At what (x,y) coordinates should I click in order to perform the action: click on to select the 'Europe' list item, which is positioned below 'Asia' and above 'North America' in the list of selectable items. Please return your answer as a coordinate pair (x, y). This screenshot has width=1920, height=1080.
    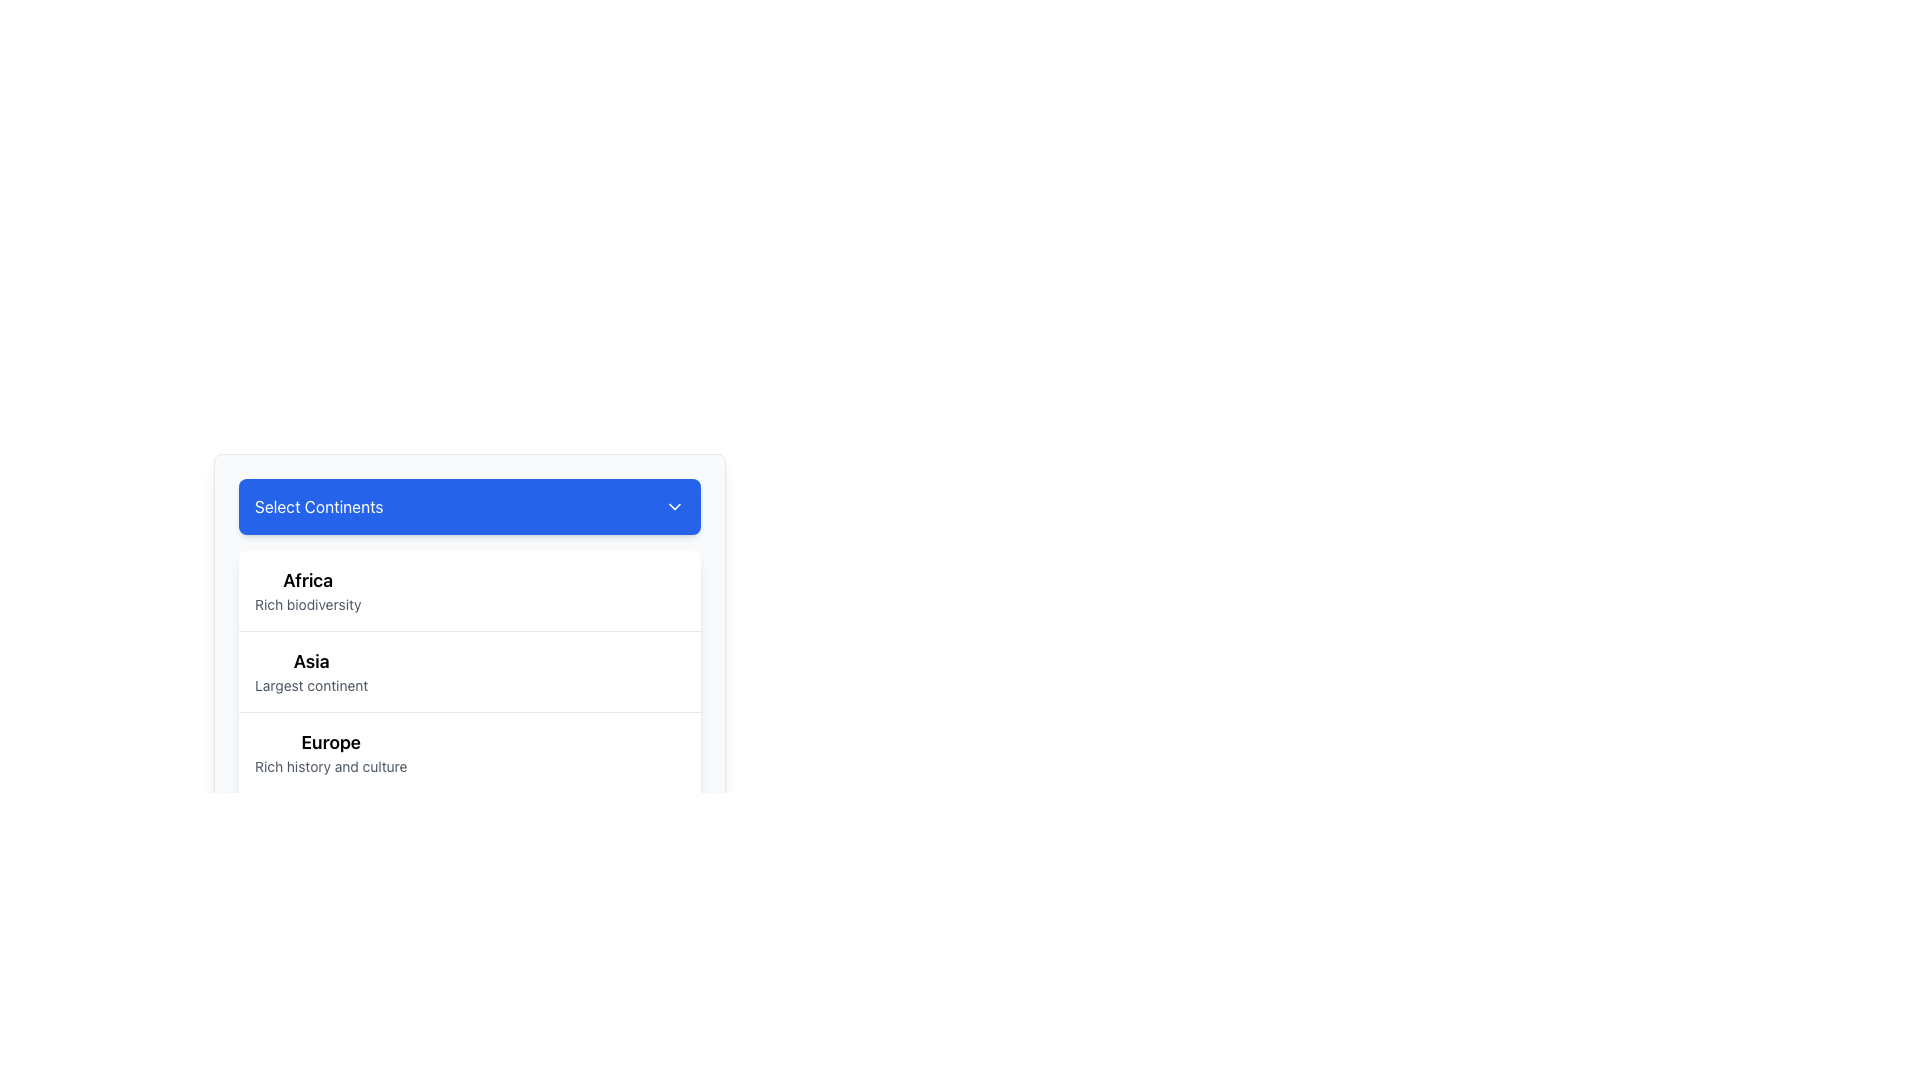
    Looking at the image, I should click on (469, 752).